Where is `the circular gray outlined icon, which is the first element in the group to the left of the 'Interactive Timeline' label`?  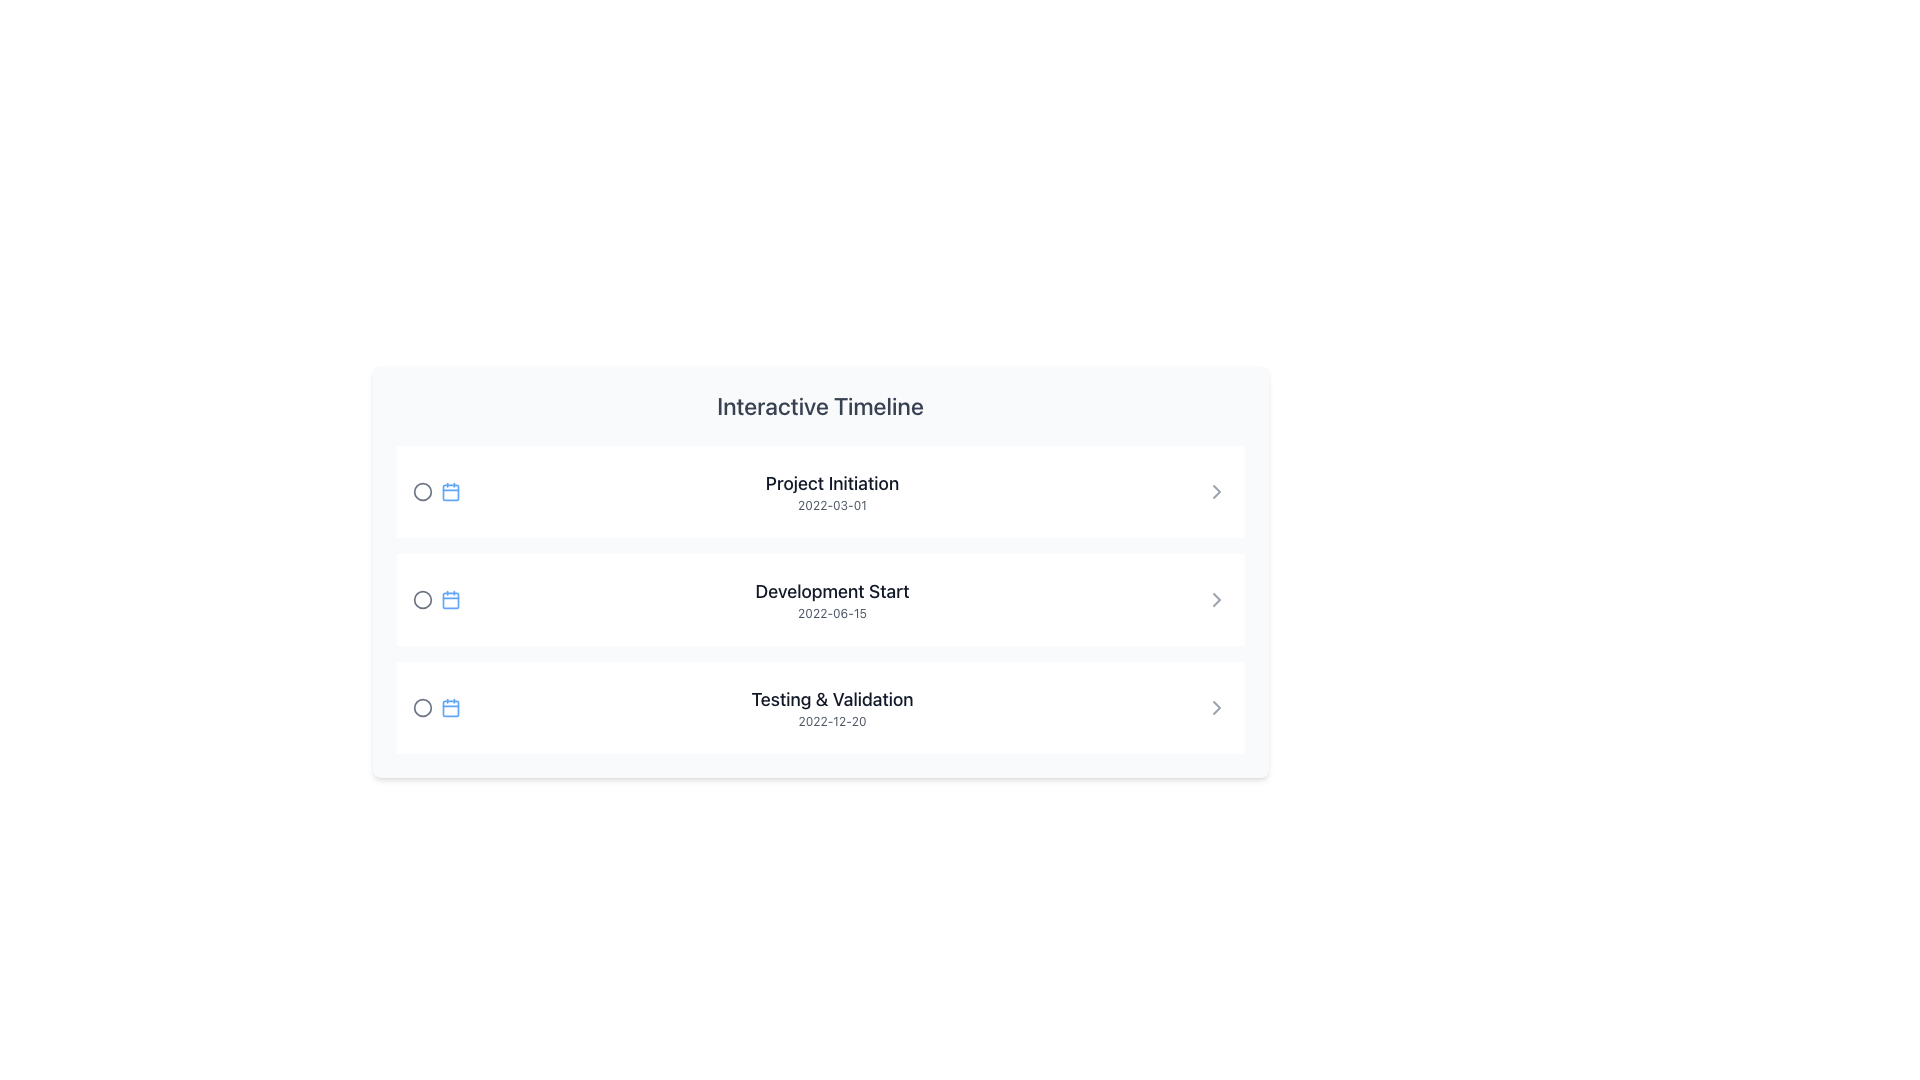 the circular gray outlined icon, which is the first element in the group to the left of the 'Interactive Timeline' label is located at coordinates (421, 492).